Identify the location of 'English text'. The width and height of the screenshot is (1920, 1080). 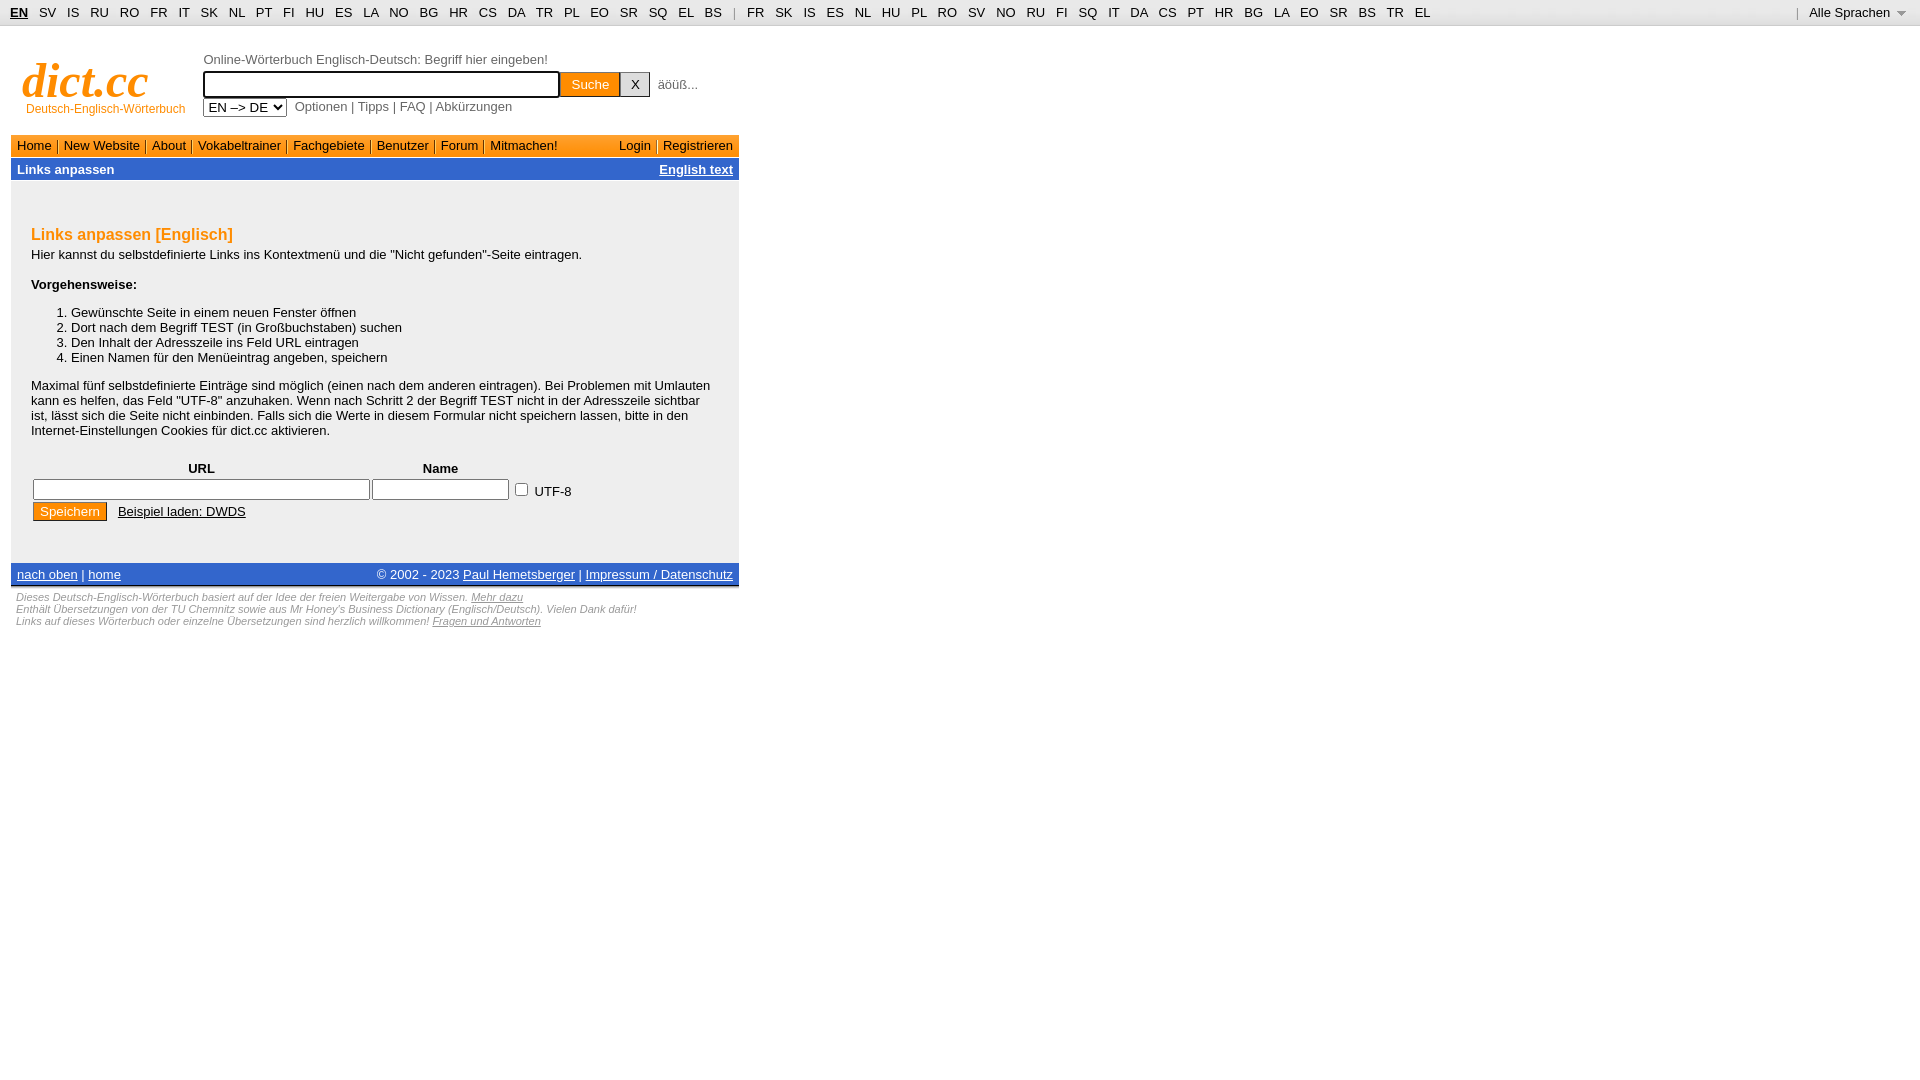
(696, 168).